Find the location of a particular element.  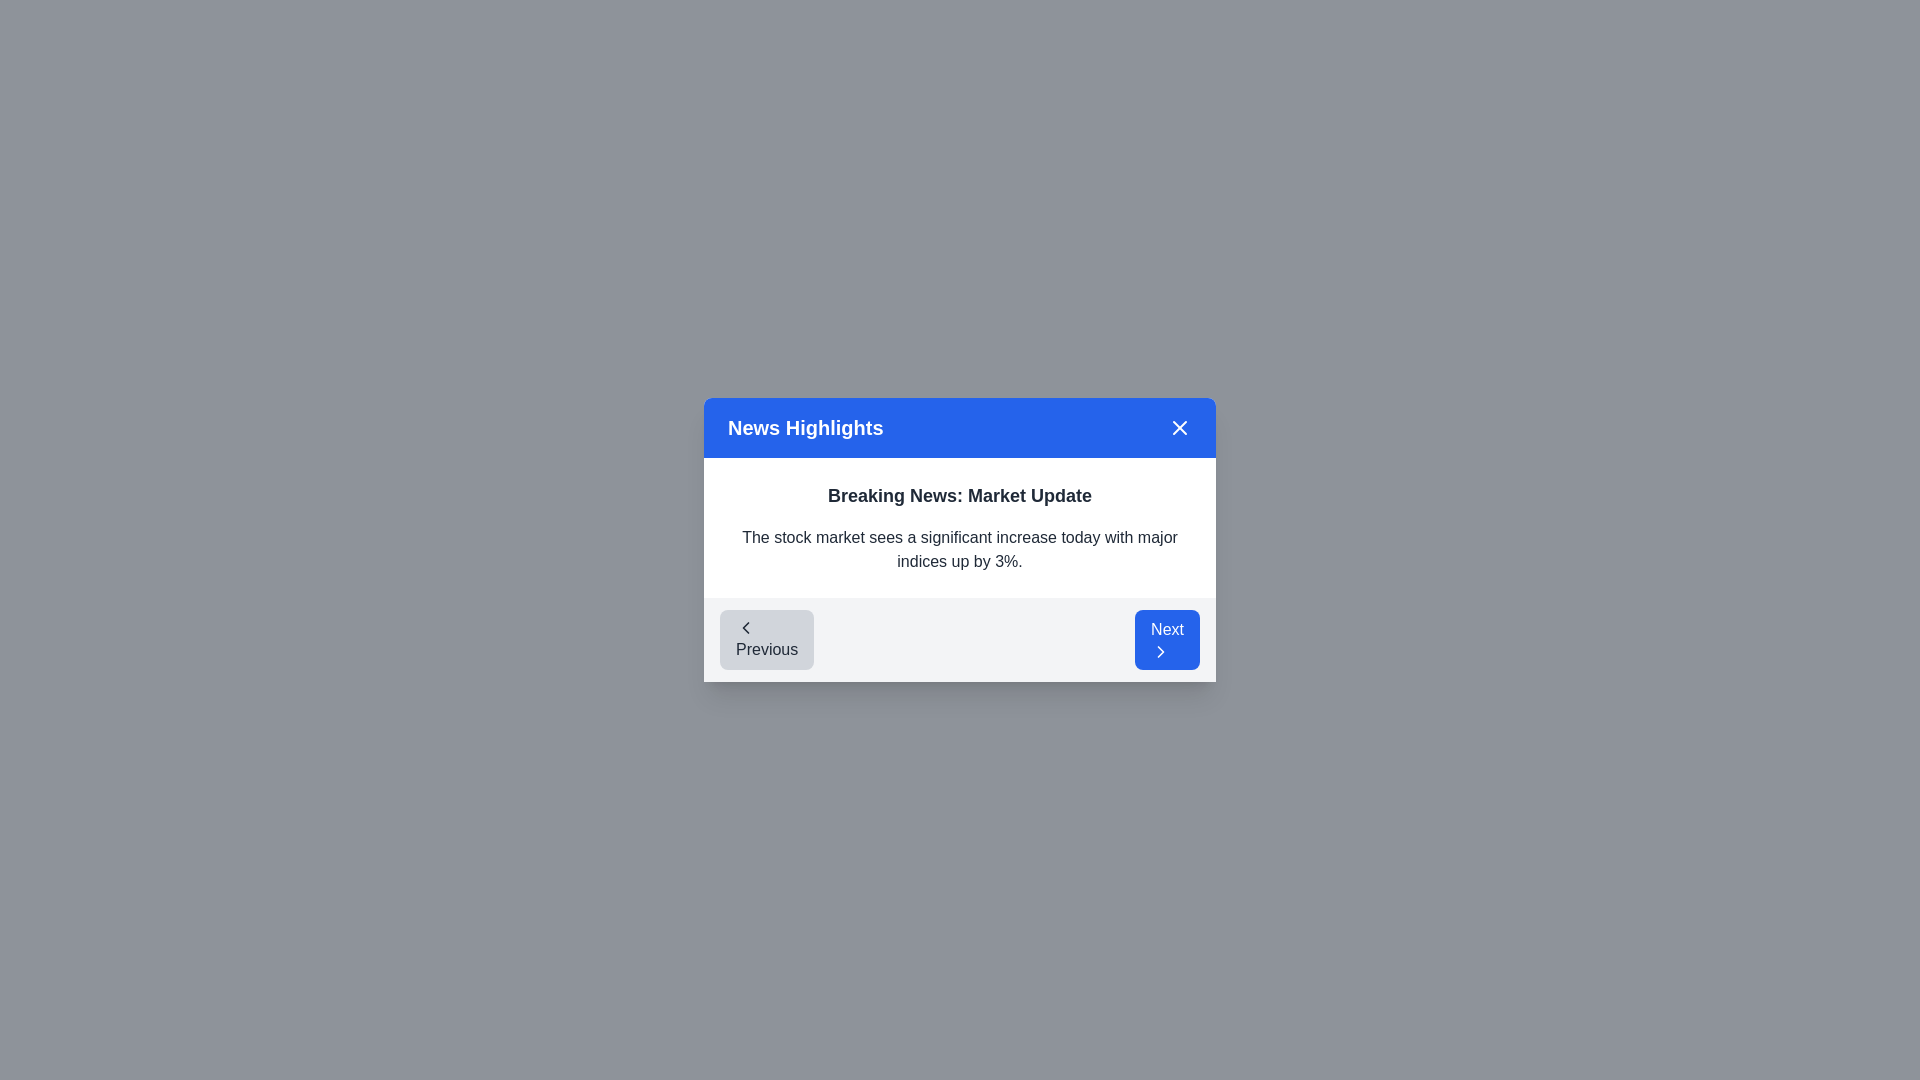

the 'News Highlights' text label, which is styled with bold white font on a blue background in the header section of the modal interface is located at coordinates (805, 427).